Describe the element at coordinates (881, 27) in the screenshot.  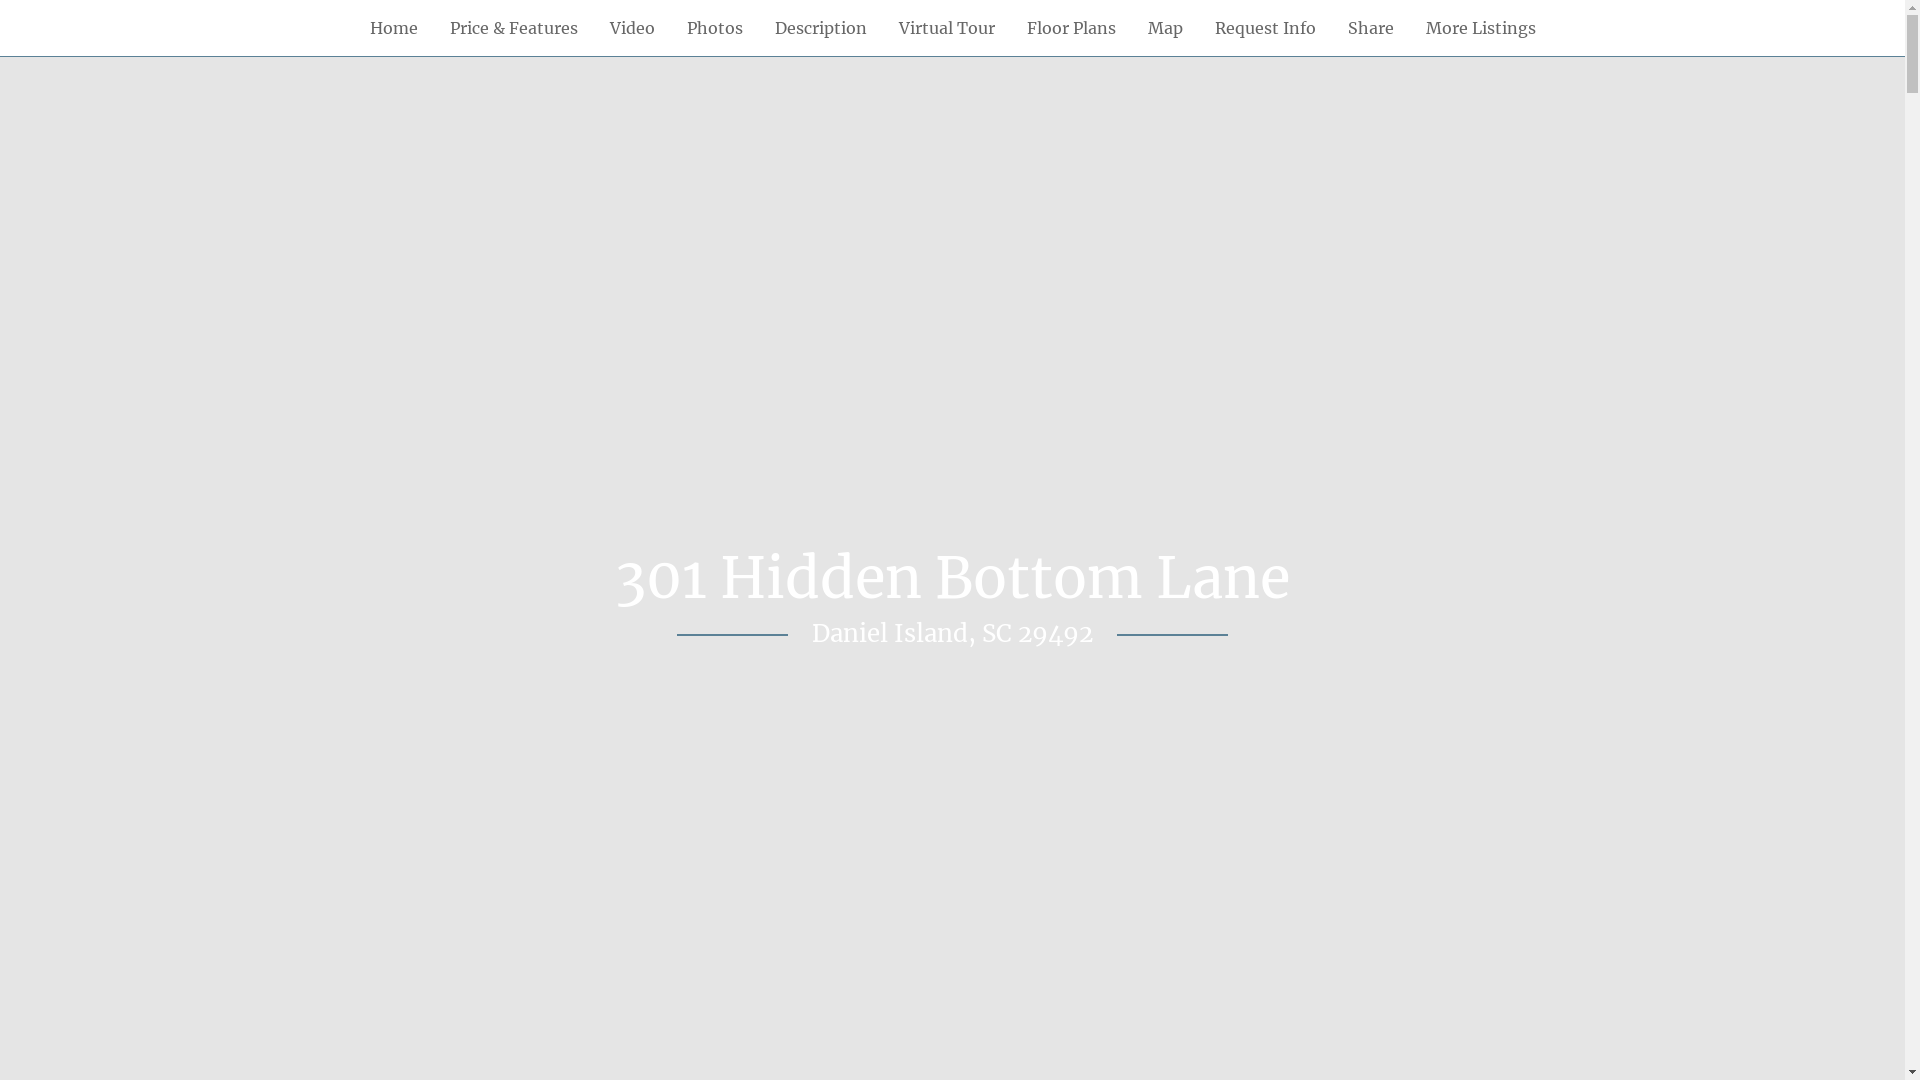
I see `'Virtual Tour'` at that location.